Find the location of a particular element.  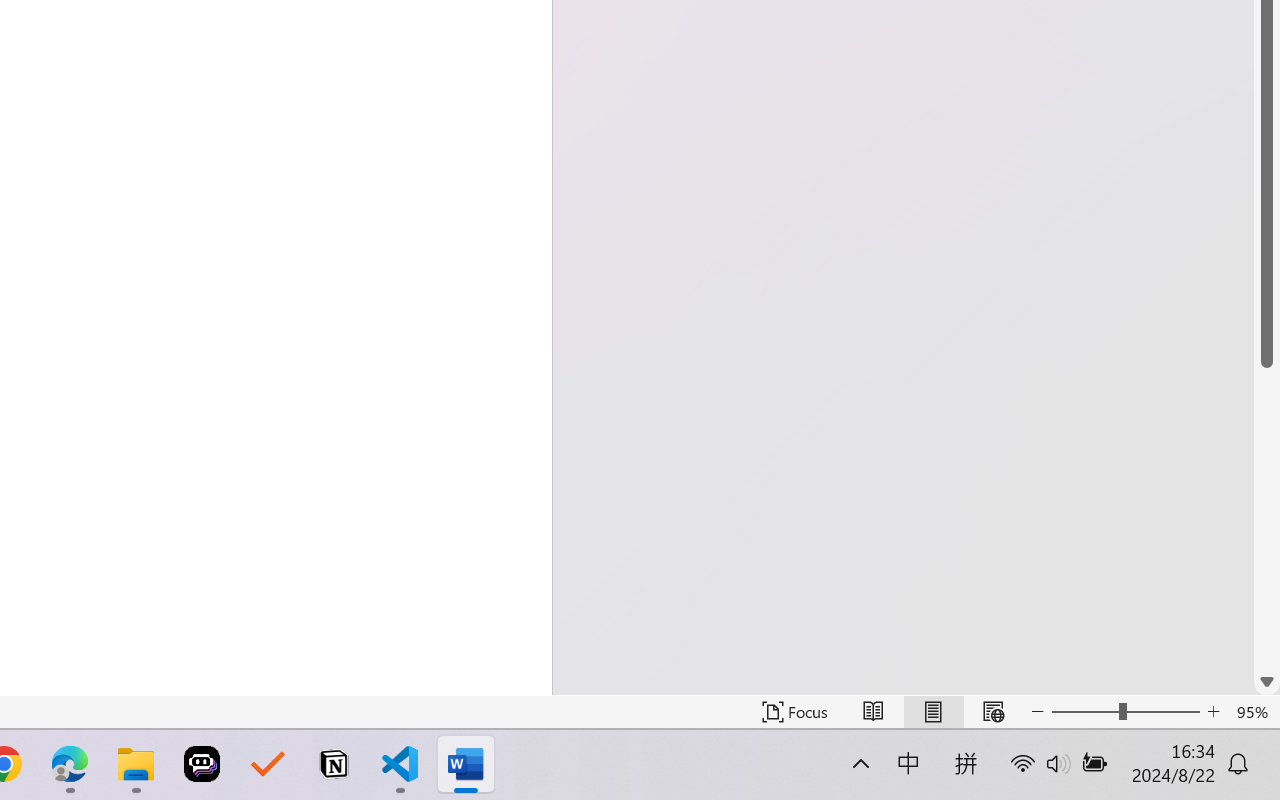

'Zoom 95%' is located at coordinates (1252, 711).